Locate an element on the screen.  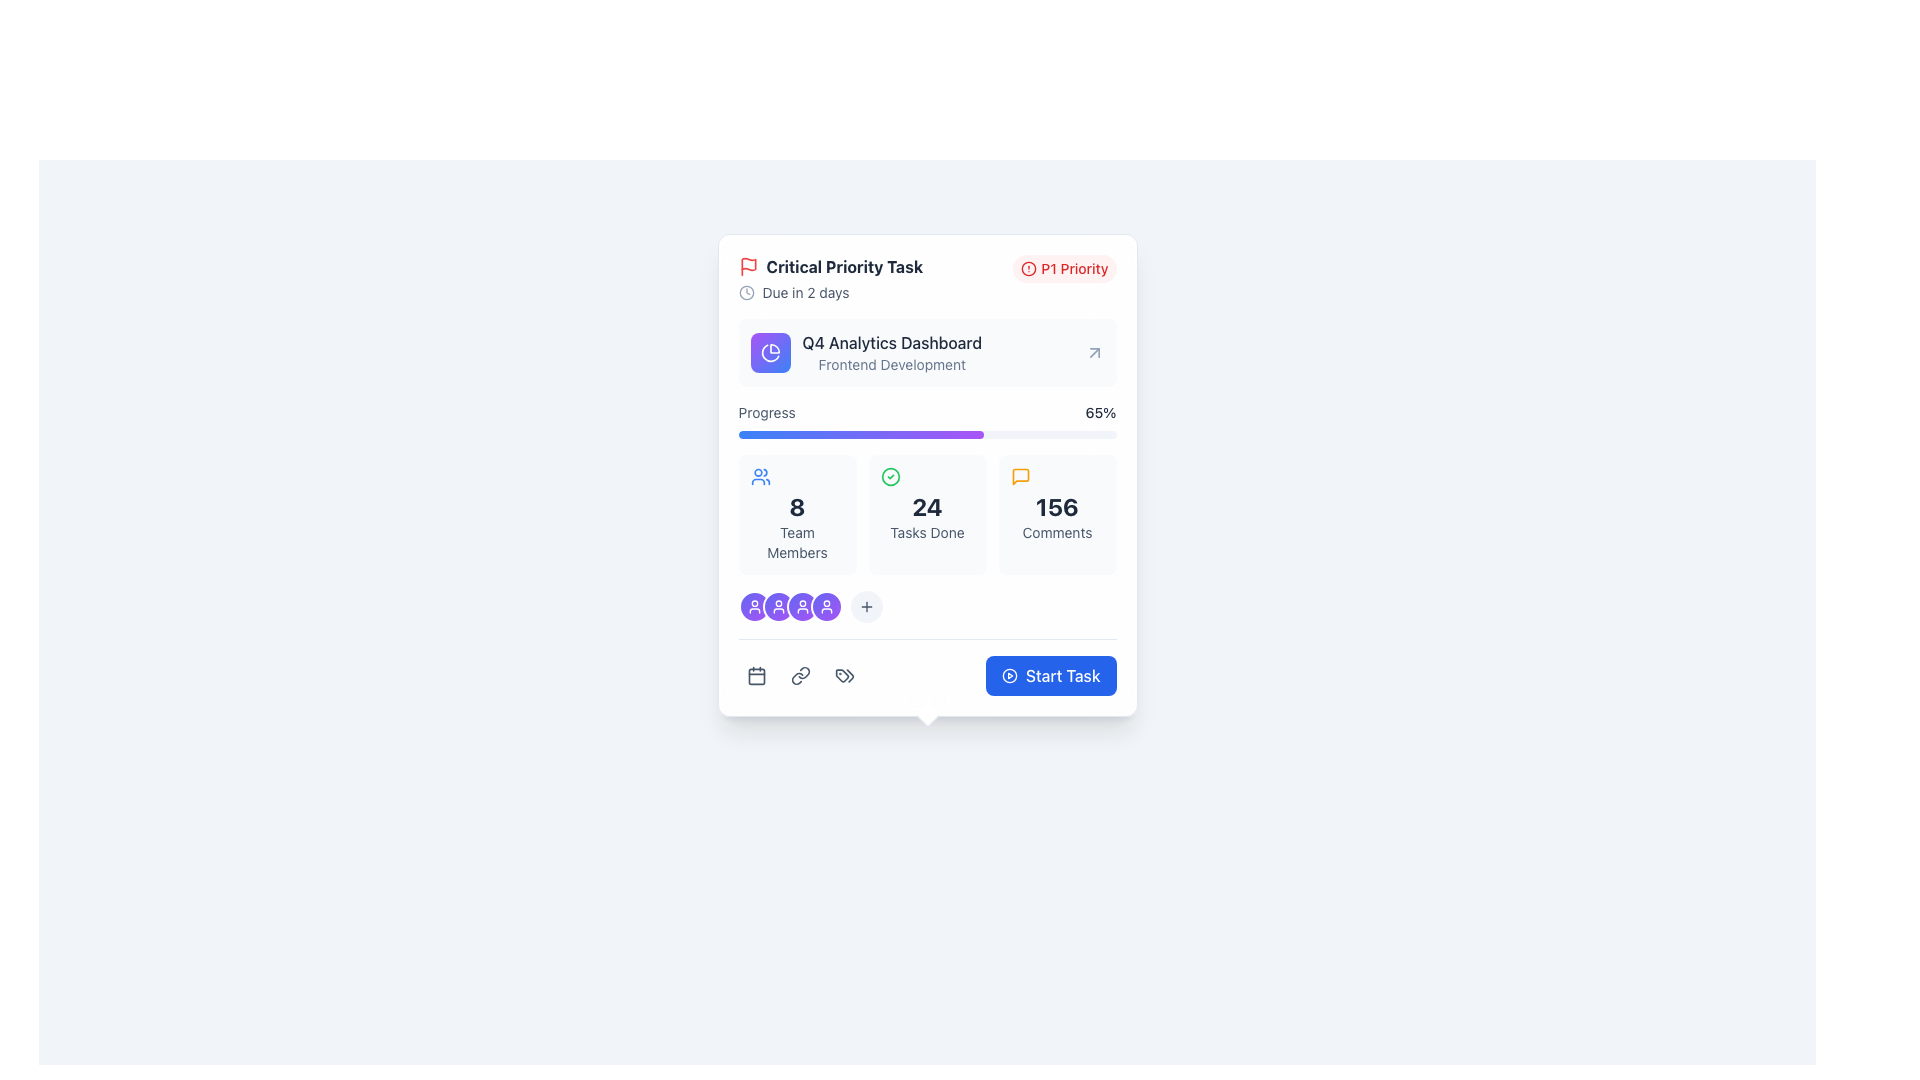
the critical priority status icon located in the top-left corner of the task detail card, adjacent to the 'Critical Priority Task' title is located at coordinates (747, 263).